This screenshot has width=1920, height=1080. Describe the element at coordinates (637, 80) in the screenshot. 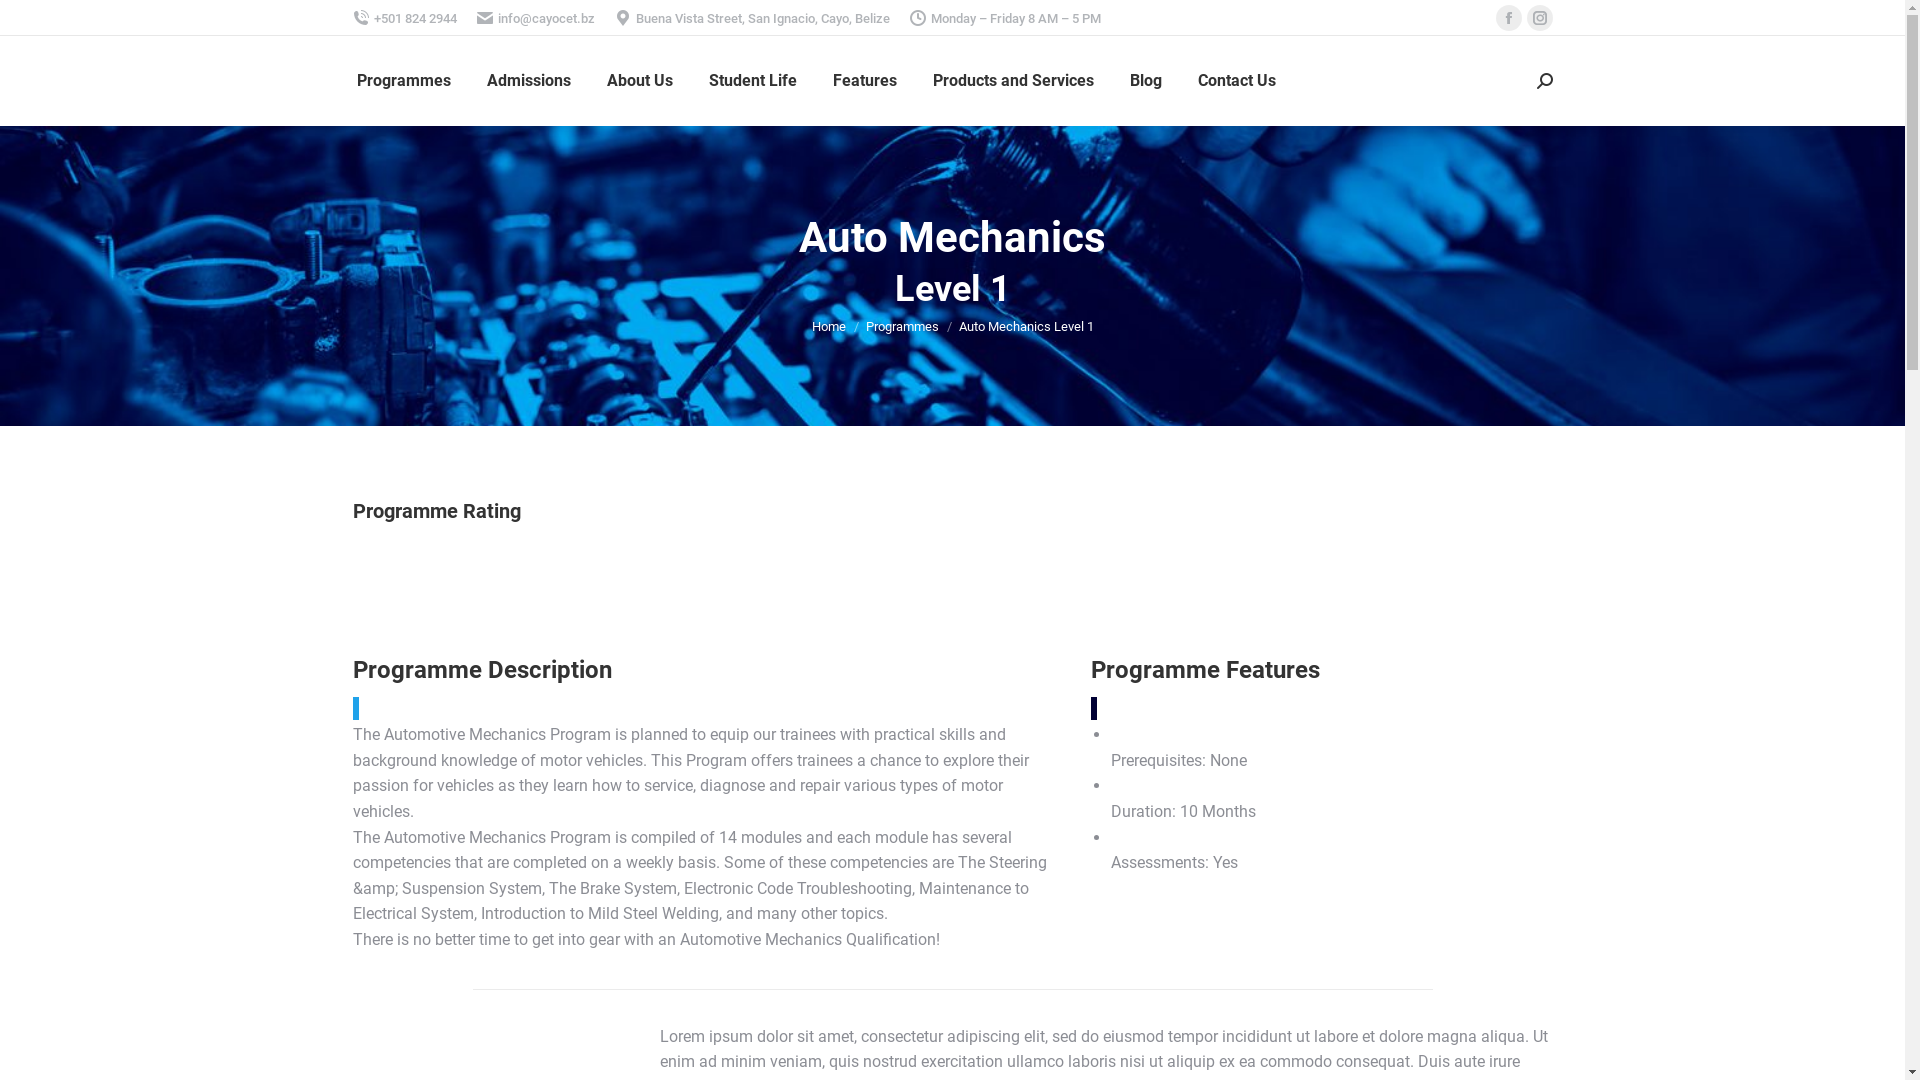

I see `'About Us'` at that location.